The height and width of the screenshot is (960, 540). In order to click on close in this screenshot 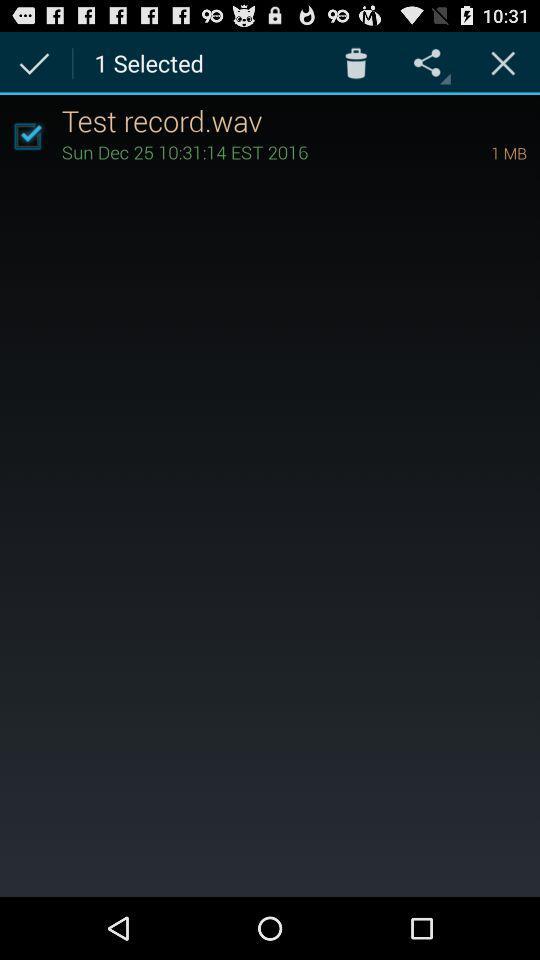, I will do `click(502, 62)`.